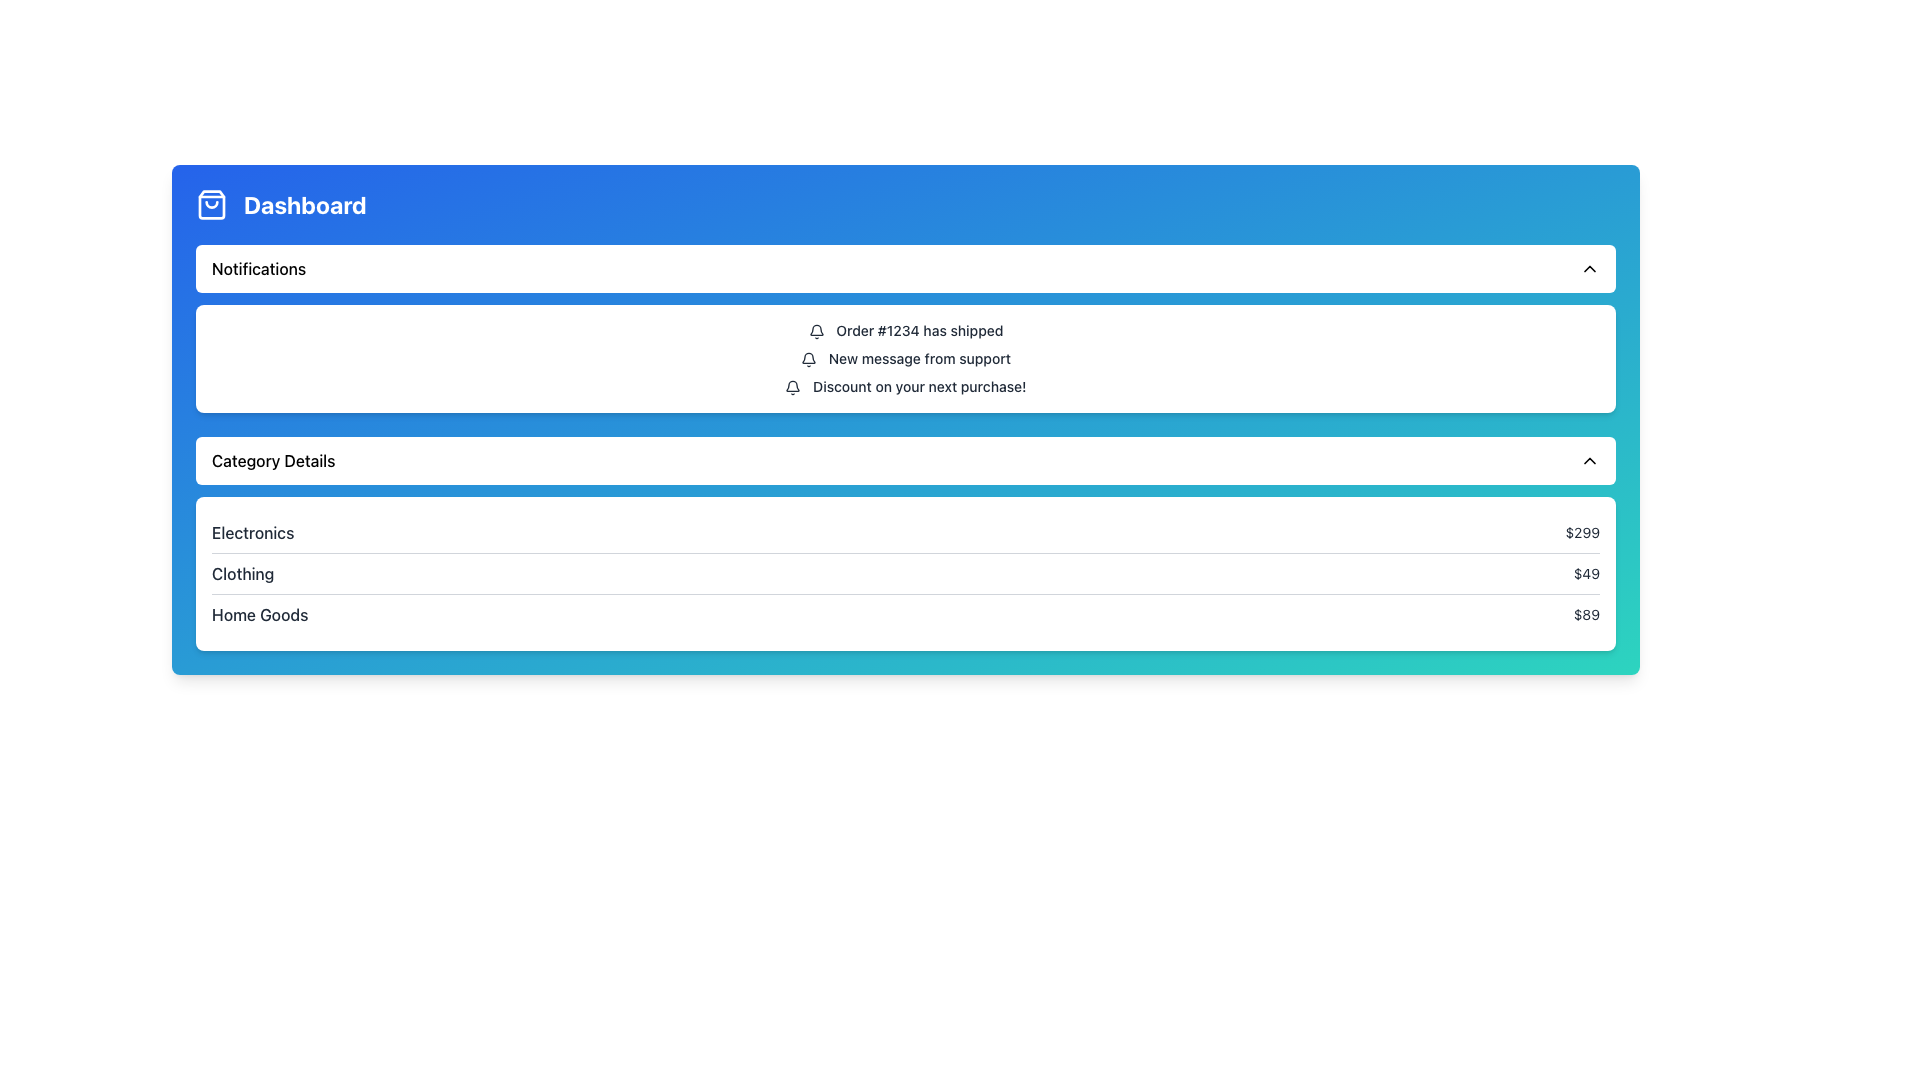 The image size is (1920, 1080). I want to click on the shopping-related icon located to the left of the 'Dashboard' text in the header section, so click(211, 204).